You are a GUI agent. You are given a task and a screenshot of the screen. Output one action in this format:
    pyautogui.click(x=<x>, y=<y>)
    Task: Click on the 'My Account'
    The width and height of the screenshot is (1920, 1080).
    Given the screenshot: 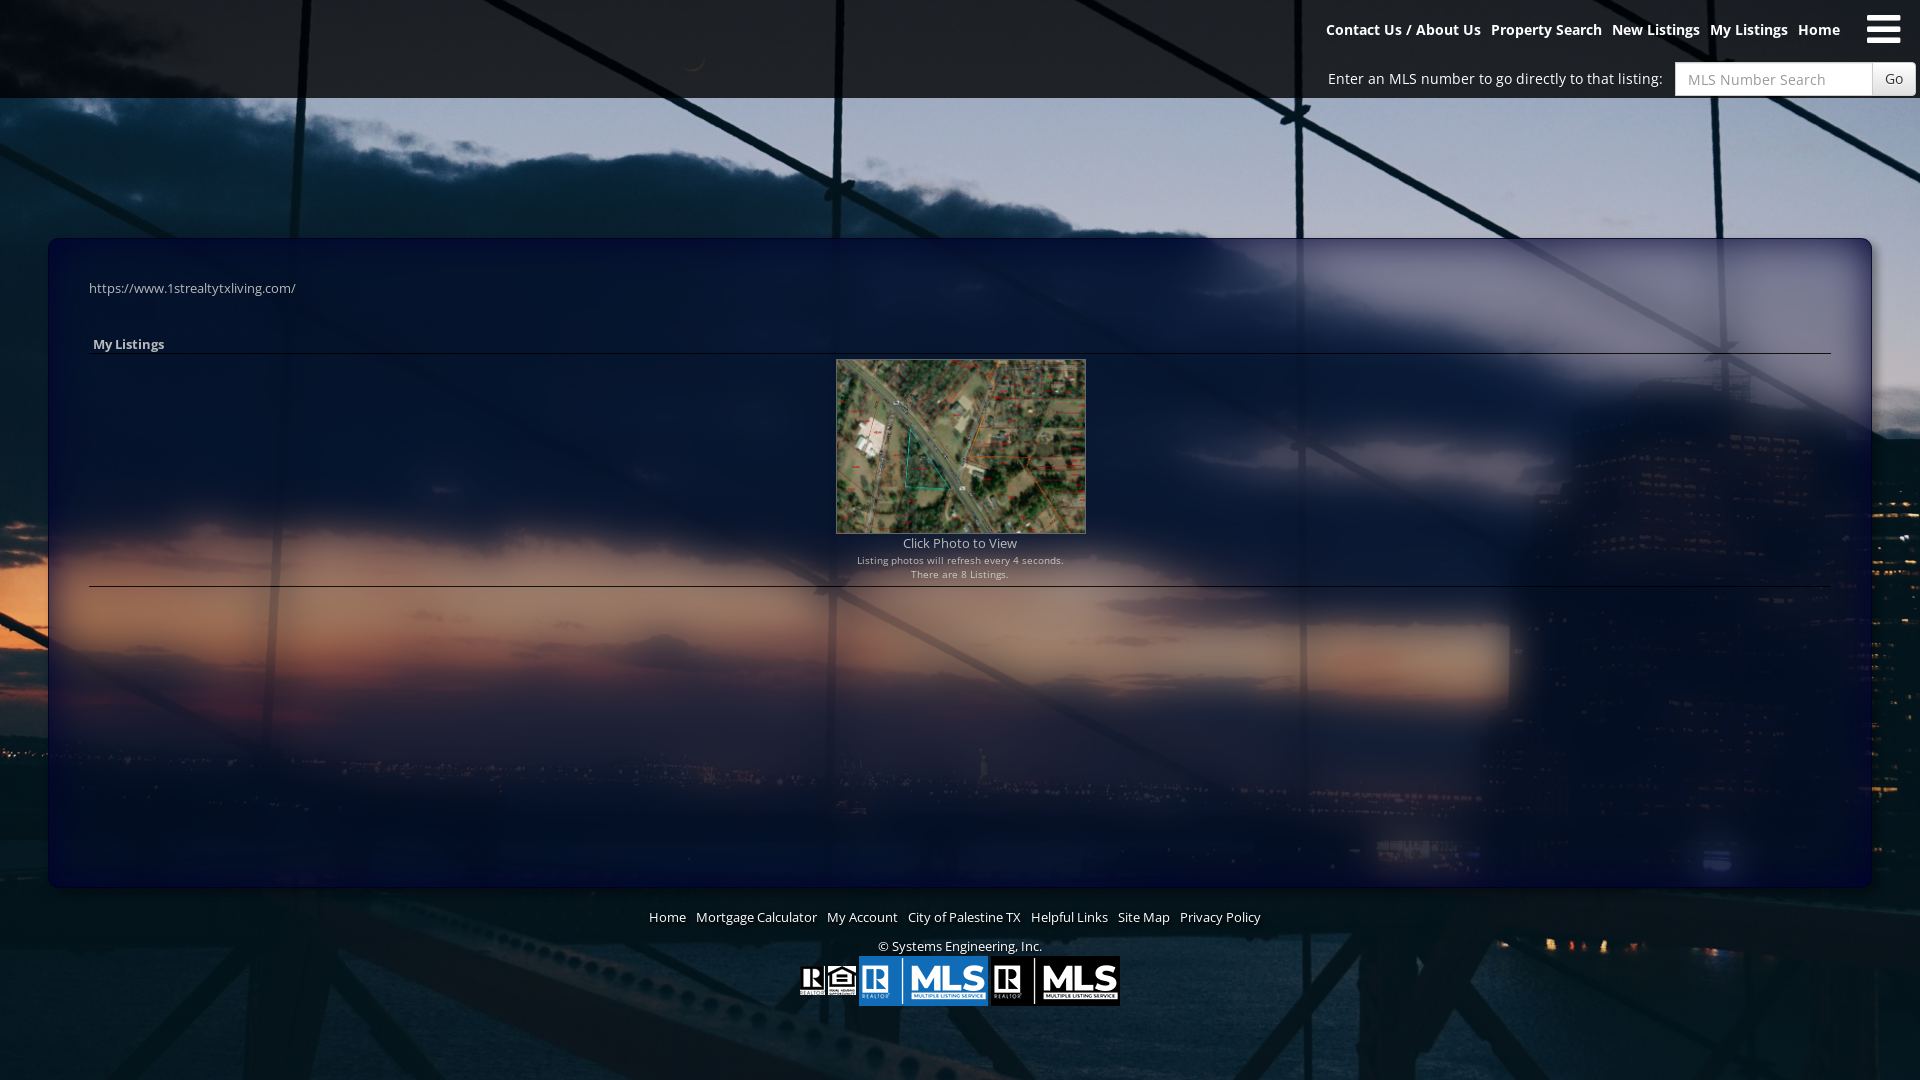 What is the action you would take?
    pyautogui.click(x=862, y=917)
    